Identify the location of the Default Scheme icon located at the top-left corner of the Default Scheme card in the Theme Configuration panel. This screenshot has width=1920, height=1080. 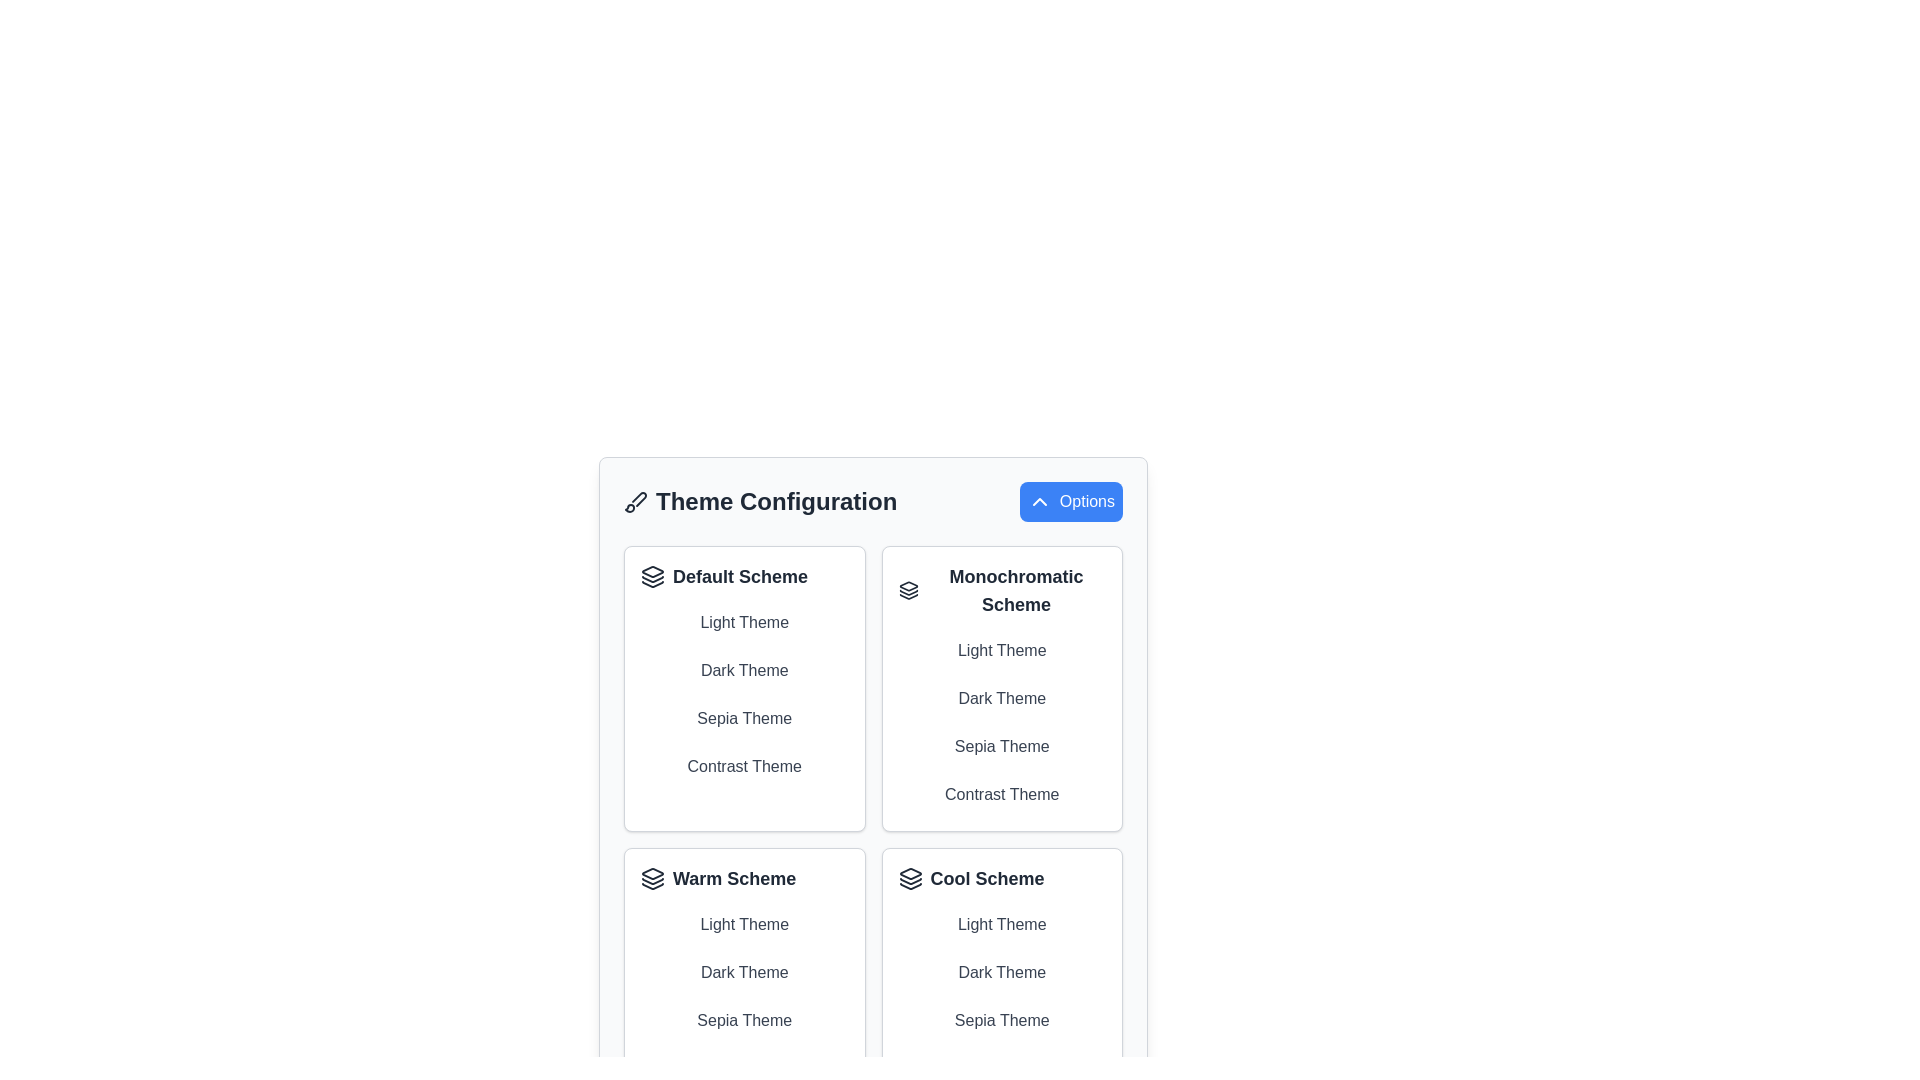
(652, 577).